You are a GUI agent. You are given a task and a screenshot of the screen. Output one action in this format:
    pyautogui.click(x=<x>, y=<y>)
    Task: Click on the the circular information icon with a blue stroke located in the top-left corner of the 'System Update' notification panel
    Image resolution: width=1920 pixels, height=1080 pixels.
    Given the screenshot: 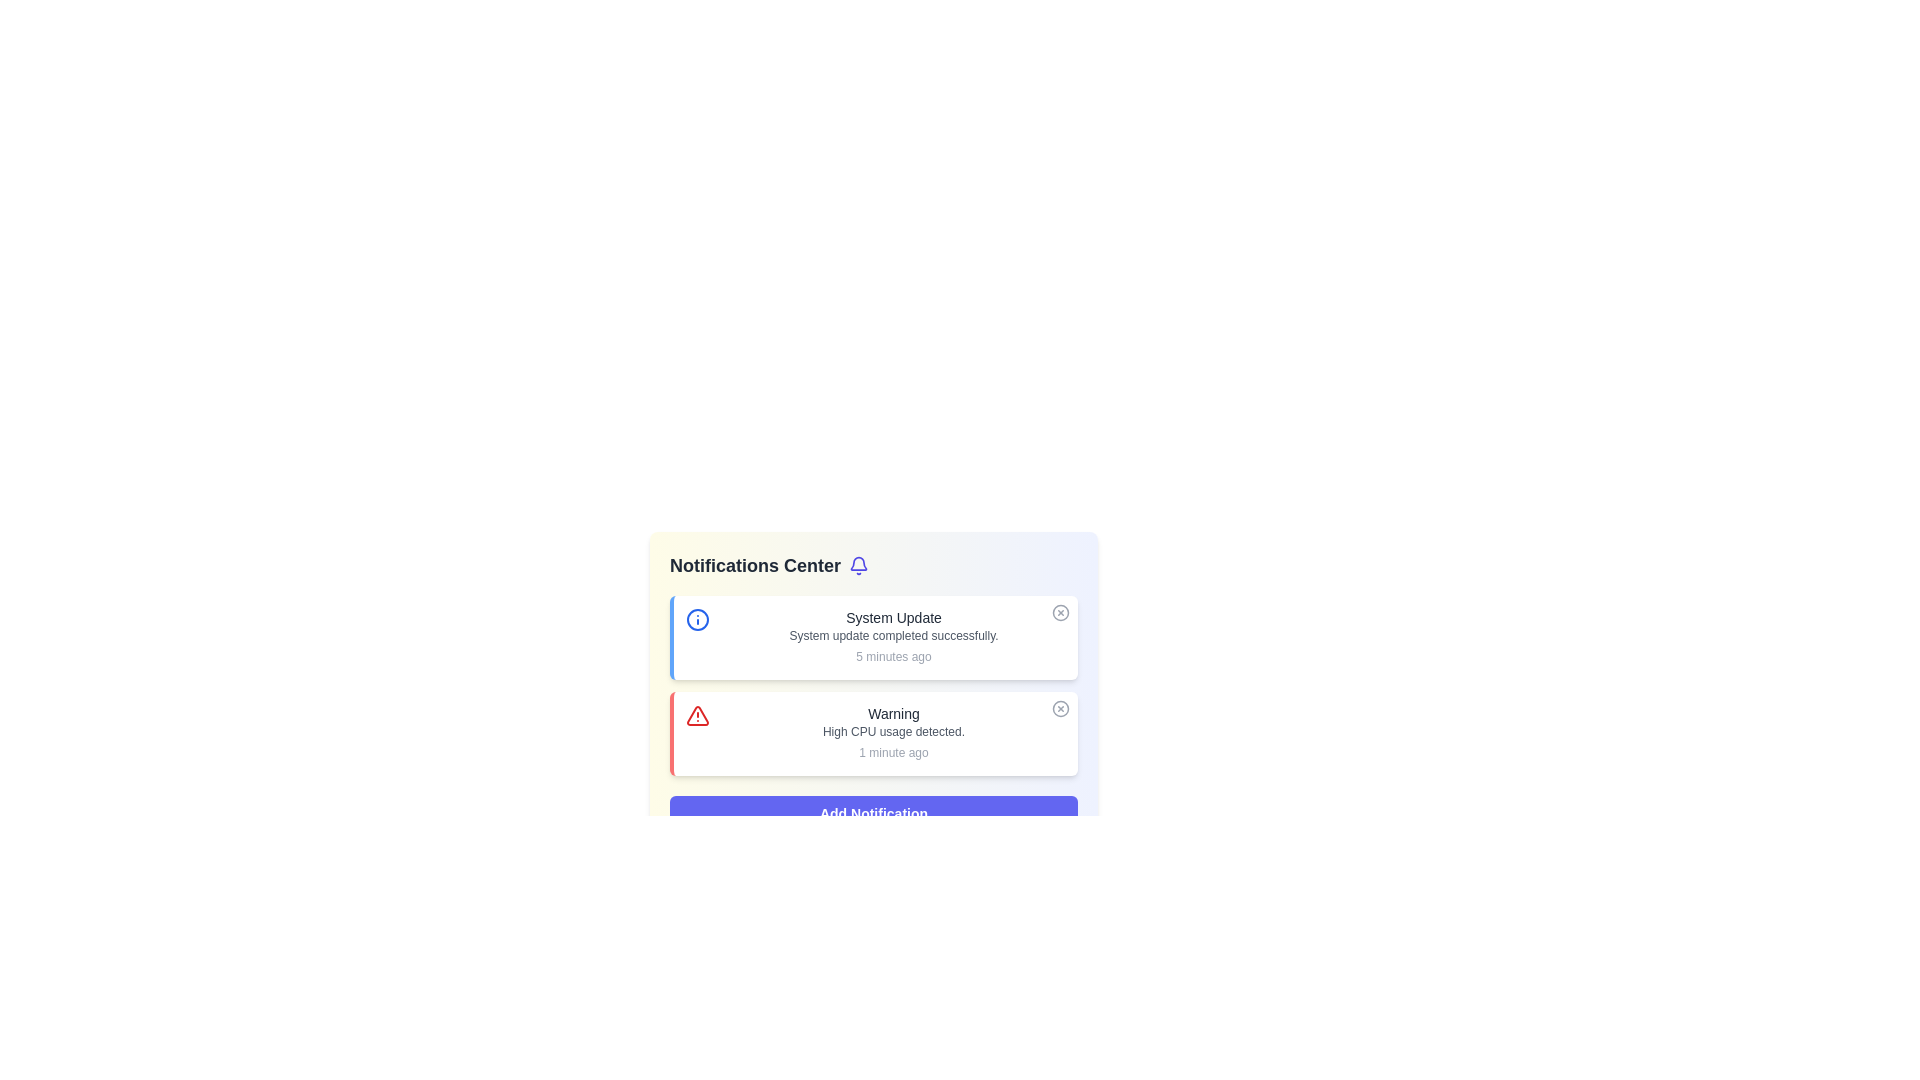 What is the action you would take?
    pyautogui.click(x=697, y=619)
    